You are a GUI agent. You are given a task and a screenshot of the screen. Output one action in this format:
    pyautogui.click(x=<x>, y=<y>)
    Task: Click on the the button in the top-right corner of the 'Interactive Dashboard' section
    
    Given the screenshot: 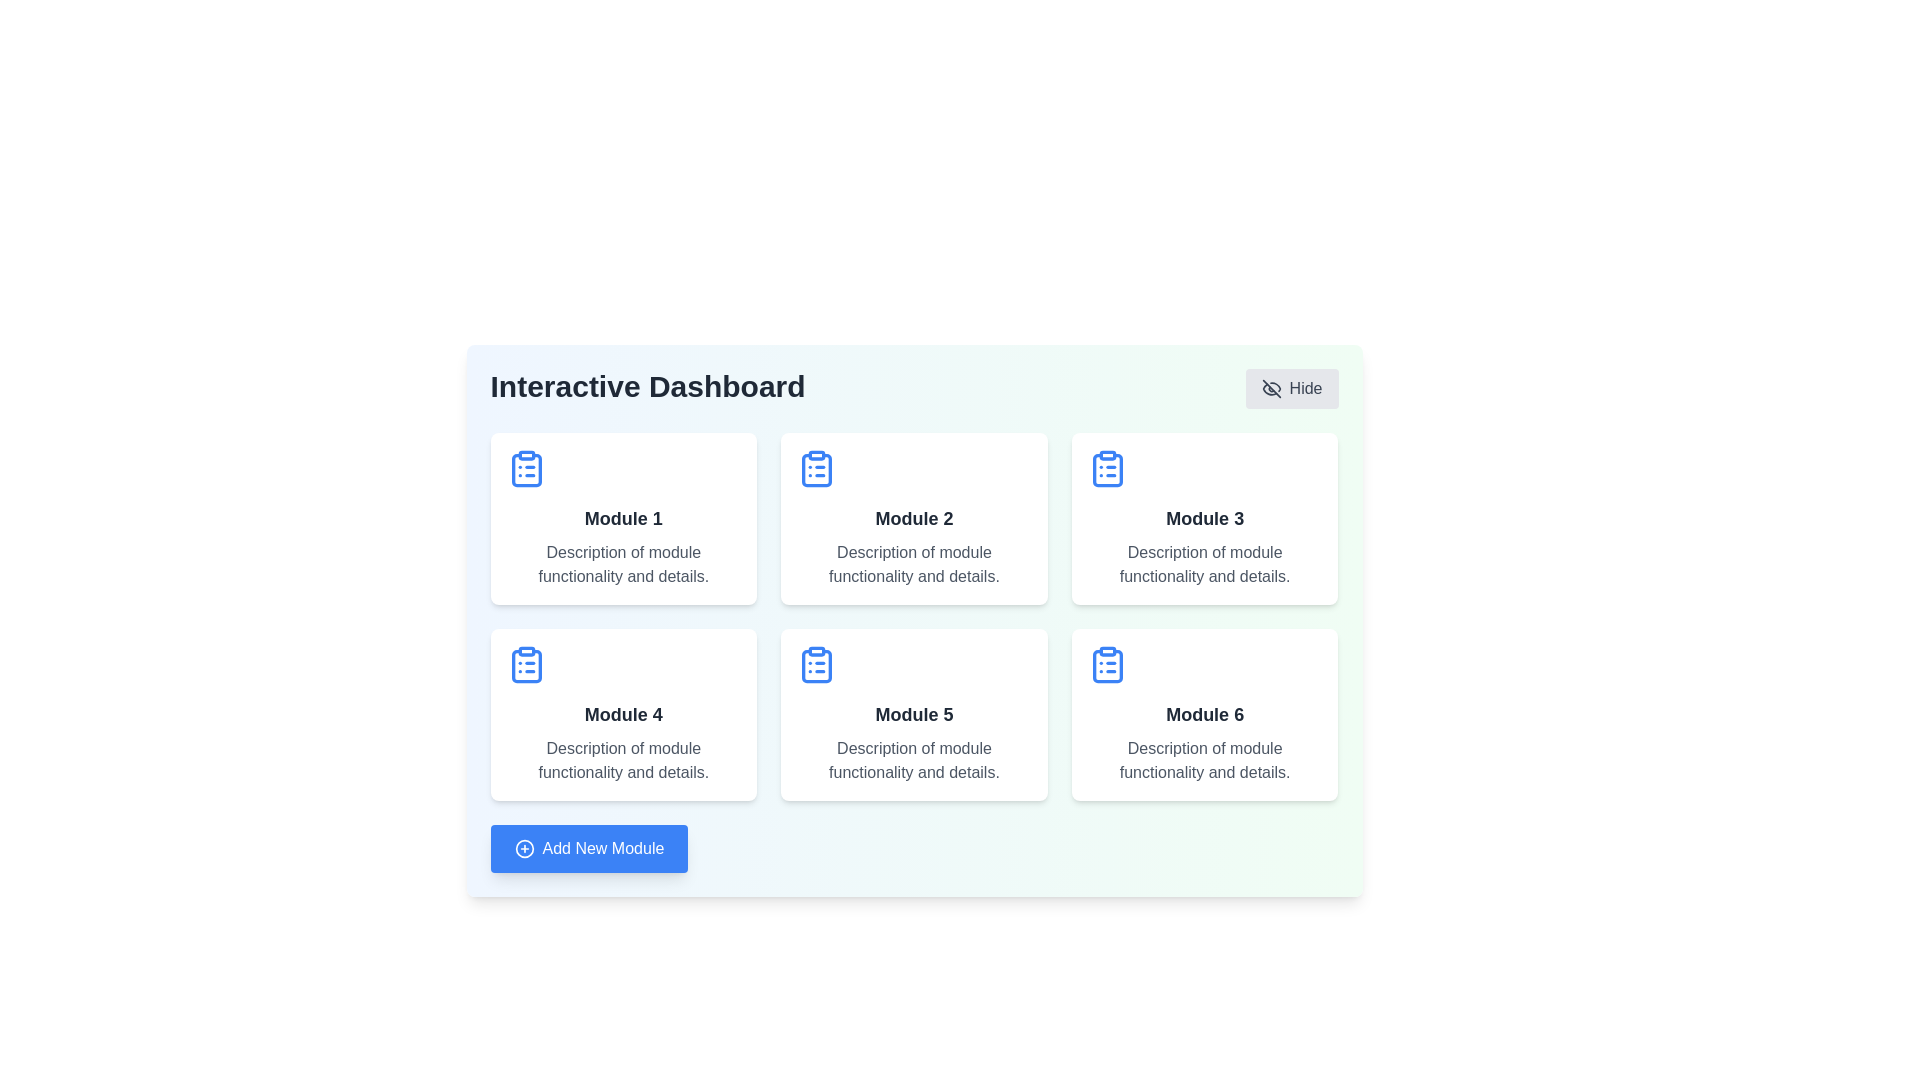 What is the action you would take?
    pyautogui.click(x=1291, y=389)
    